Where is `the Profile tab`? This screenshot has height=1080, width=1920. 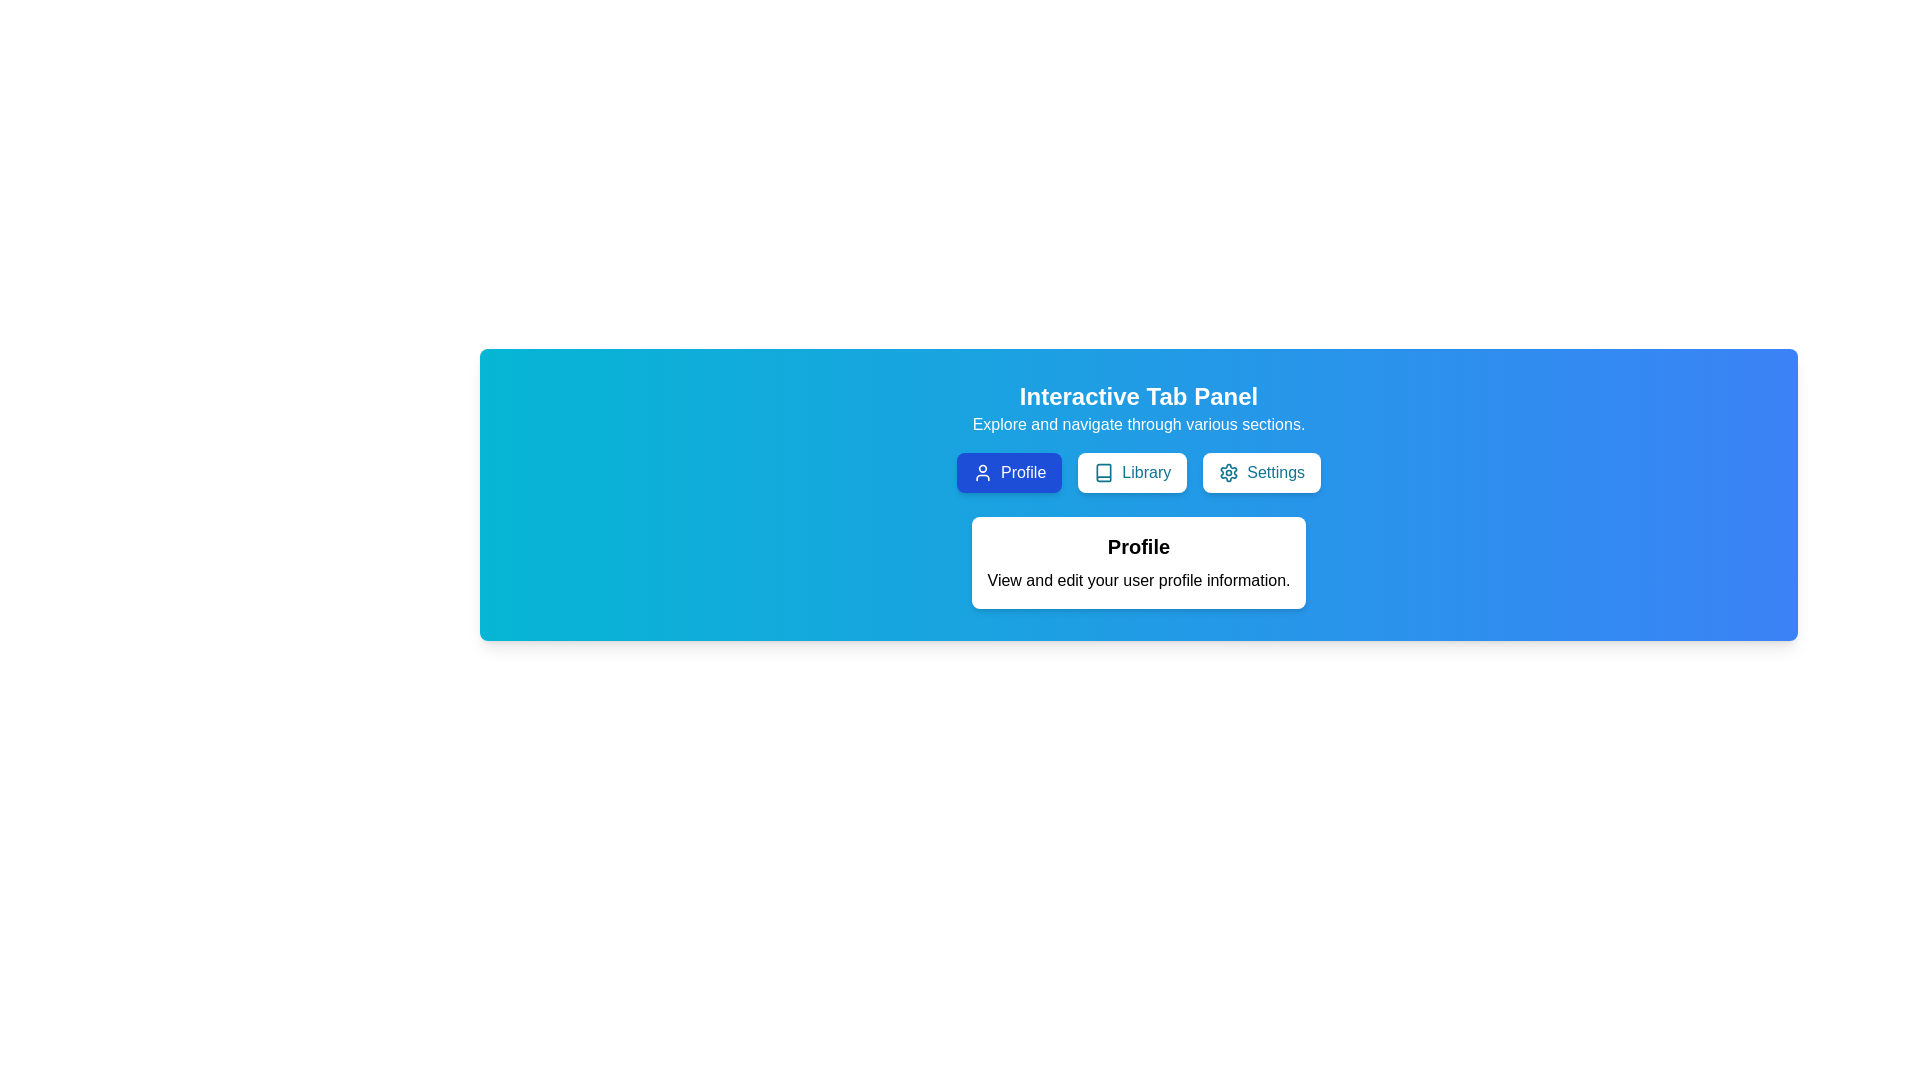
the Profile tab is located at coordinates (1009, 473).